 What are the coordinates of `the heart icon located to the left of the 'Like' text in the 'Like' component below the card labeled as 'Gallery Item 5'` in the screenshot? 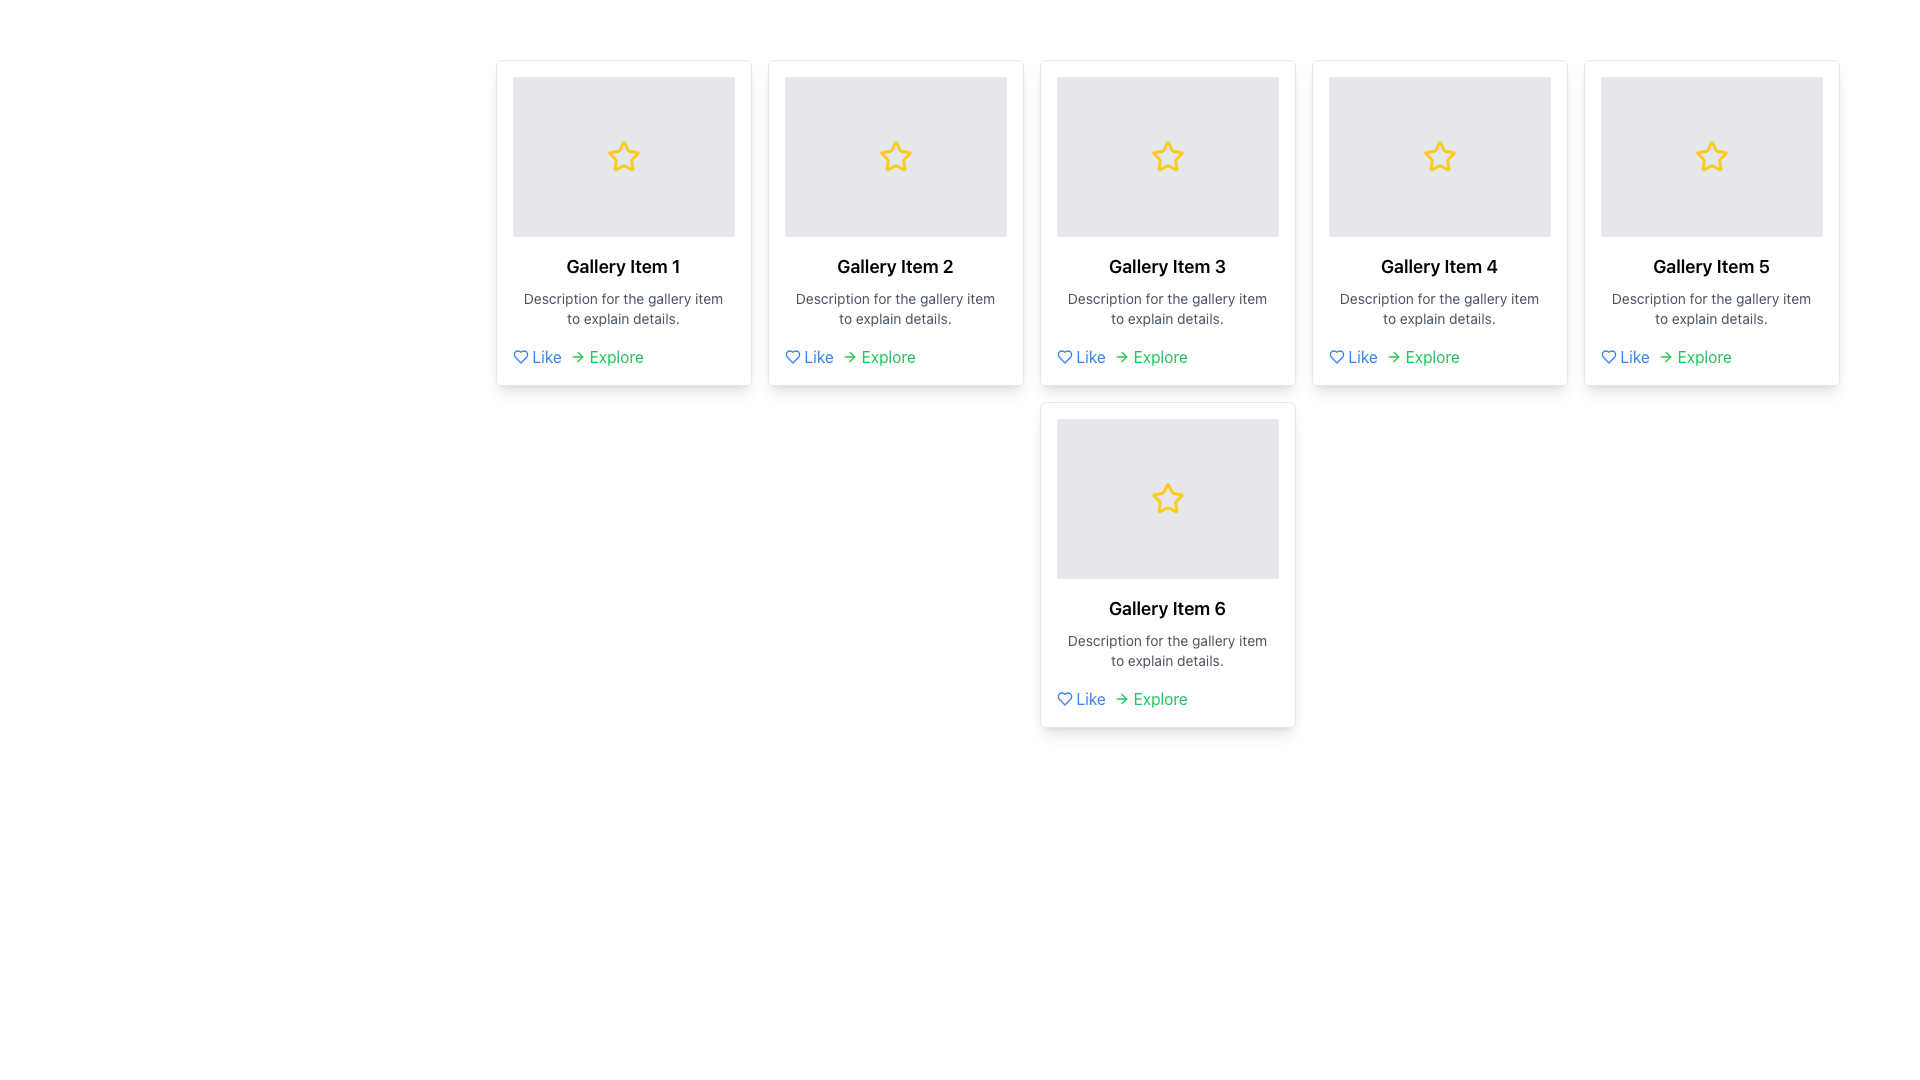 It's located at (1608, 356).